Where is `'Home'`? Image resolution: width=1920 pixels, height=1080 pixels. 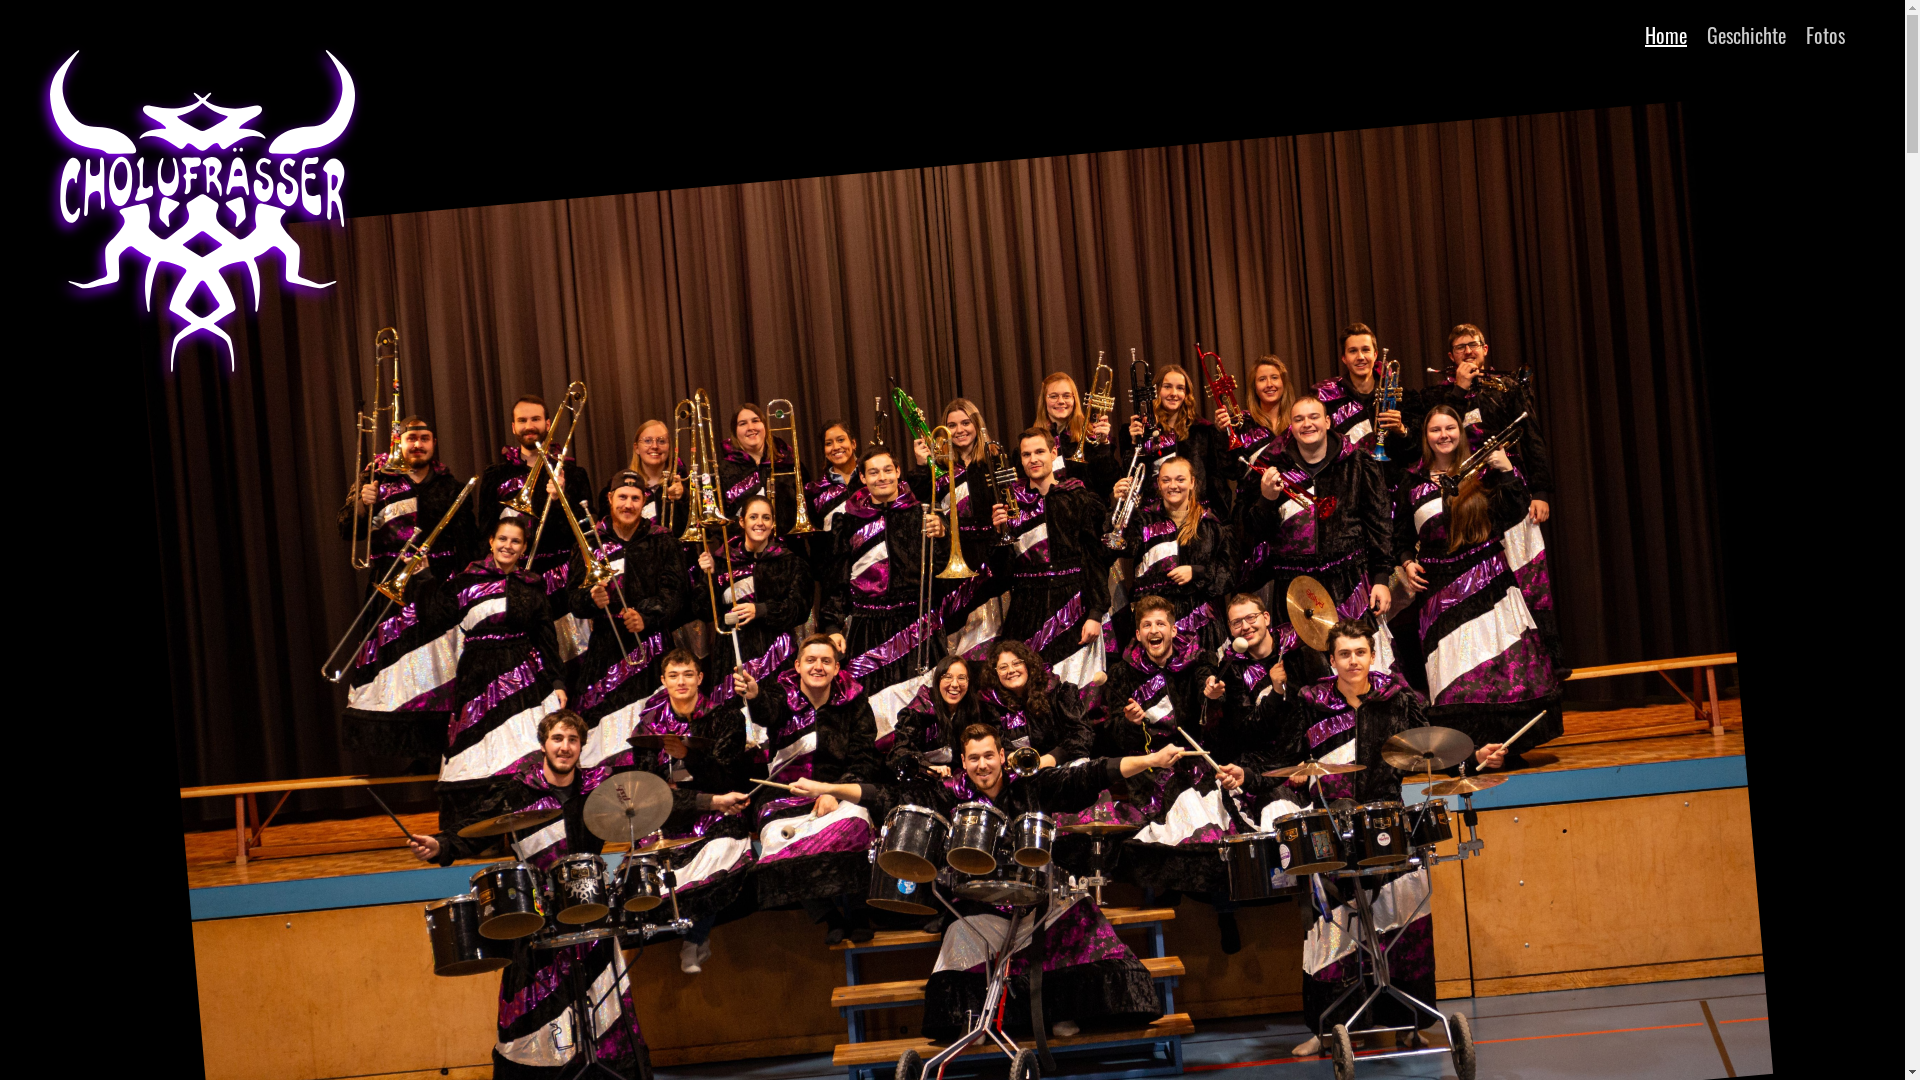 'Home' is located at coordinates (1665, 34).